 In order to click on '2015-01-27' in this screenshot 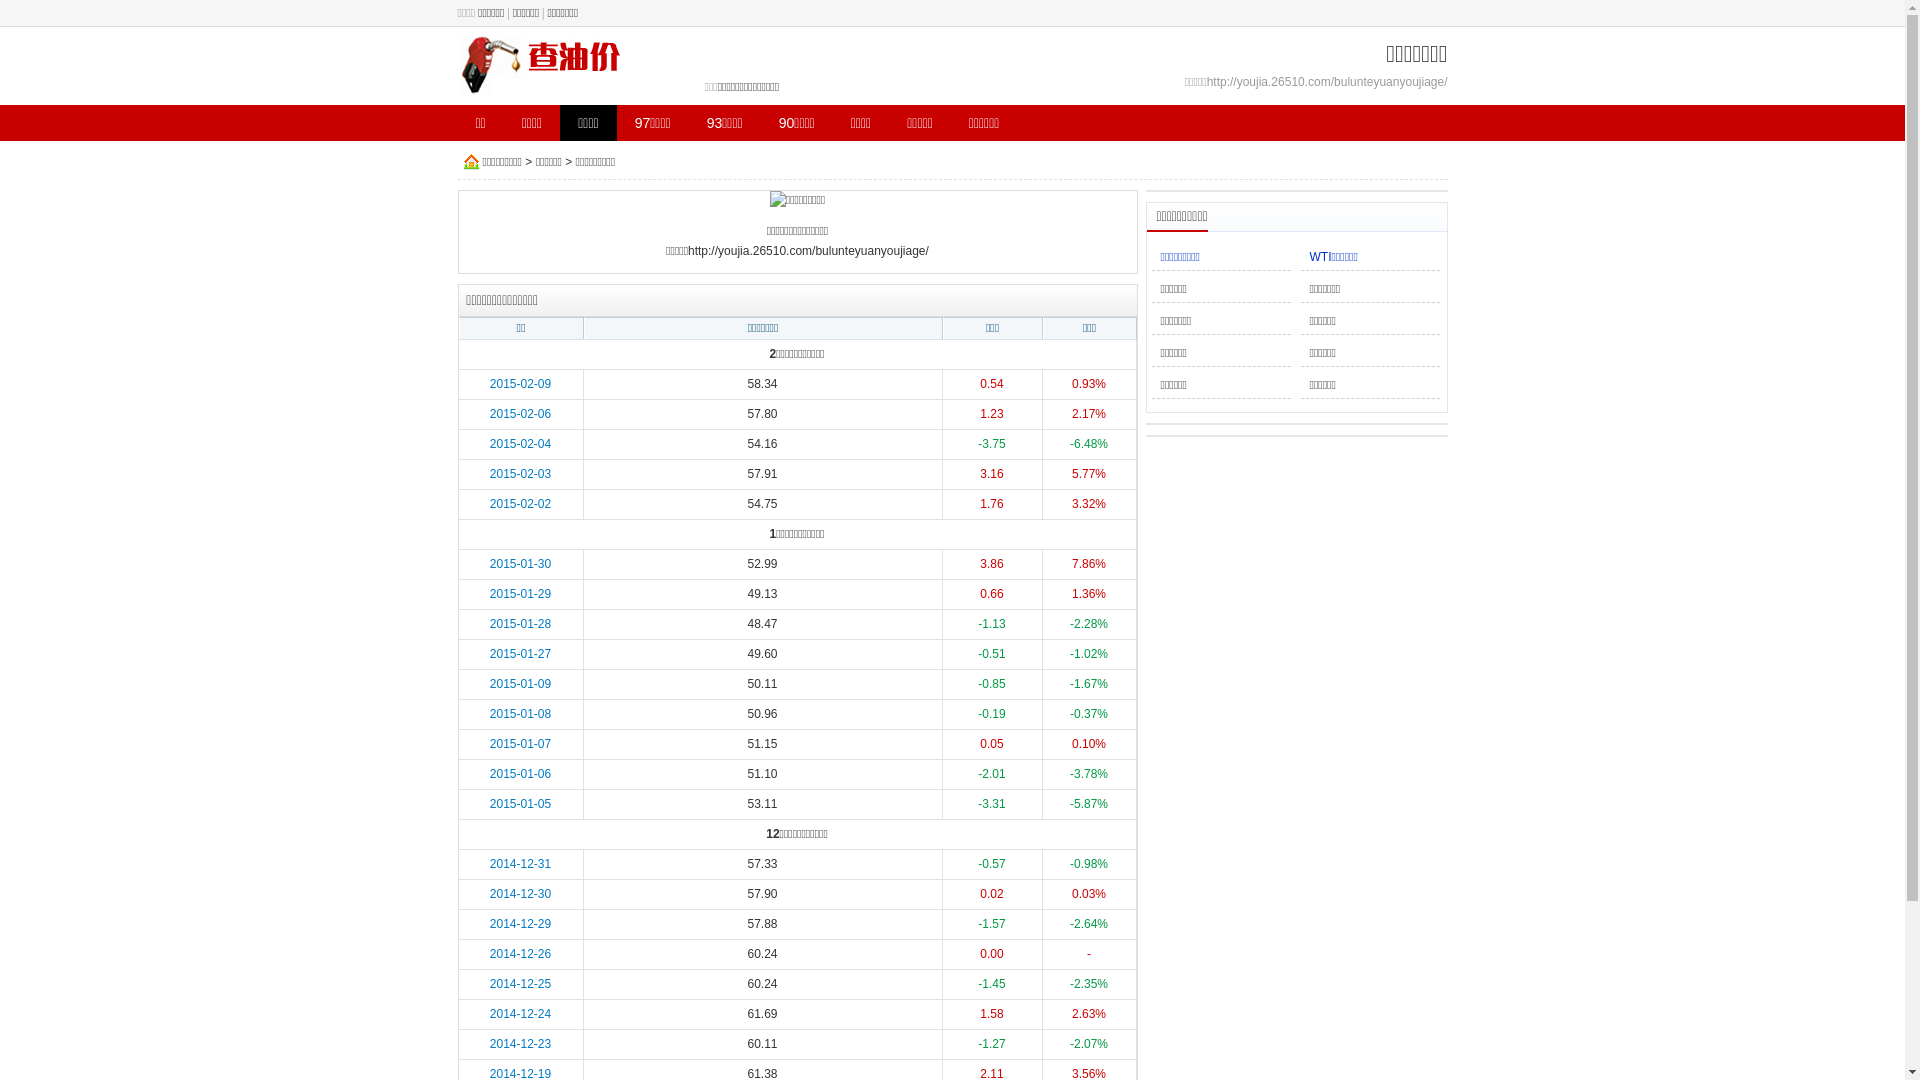, I will do `click(520, 654)`.